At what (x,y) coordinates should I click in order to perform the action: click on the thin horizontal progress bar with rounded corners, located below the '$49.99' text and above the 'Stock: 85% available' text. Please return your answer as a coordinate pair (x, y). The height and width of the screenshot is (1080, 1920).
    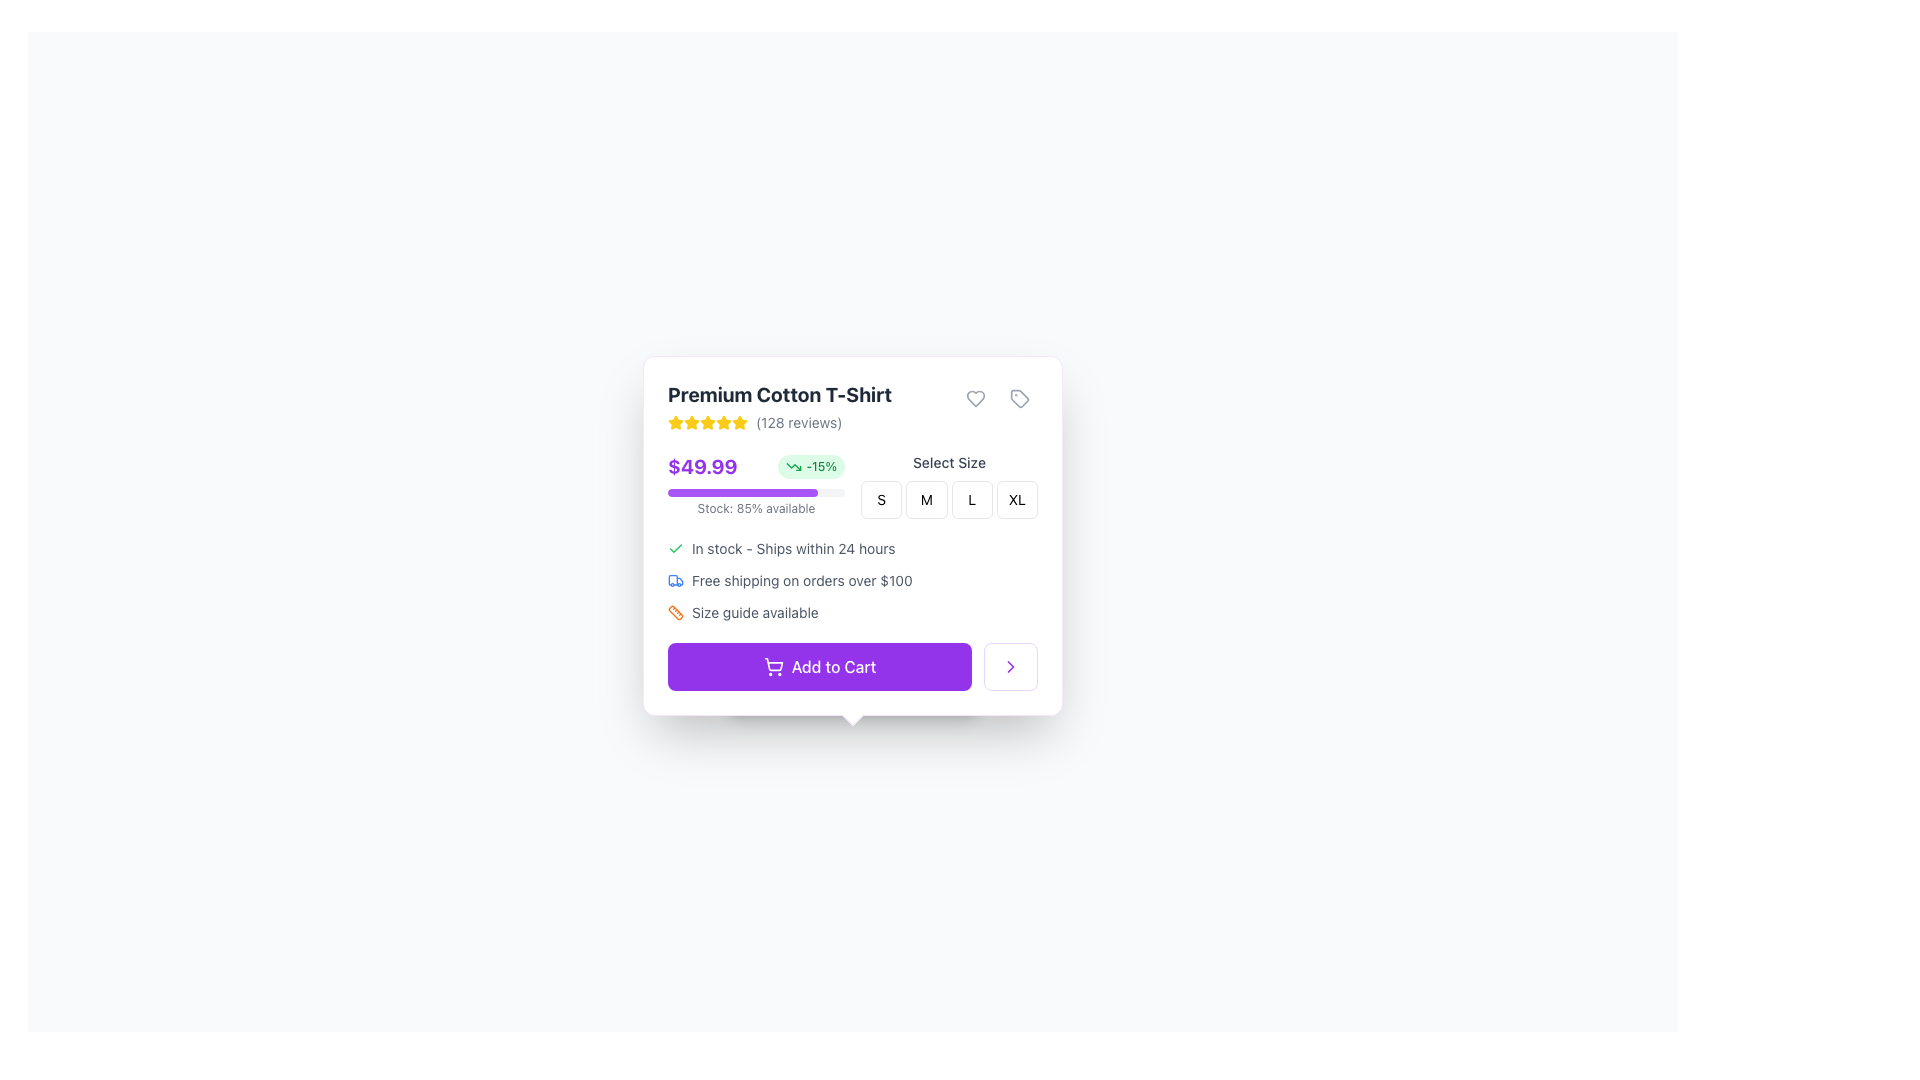
    Looking at the image, I should click on (755, 493).